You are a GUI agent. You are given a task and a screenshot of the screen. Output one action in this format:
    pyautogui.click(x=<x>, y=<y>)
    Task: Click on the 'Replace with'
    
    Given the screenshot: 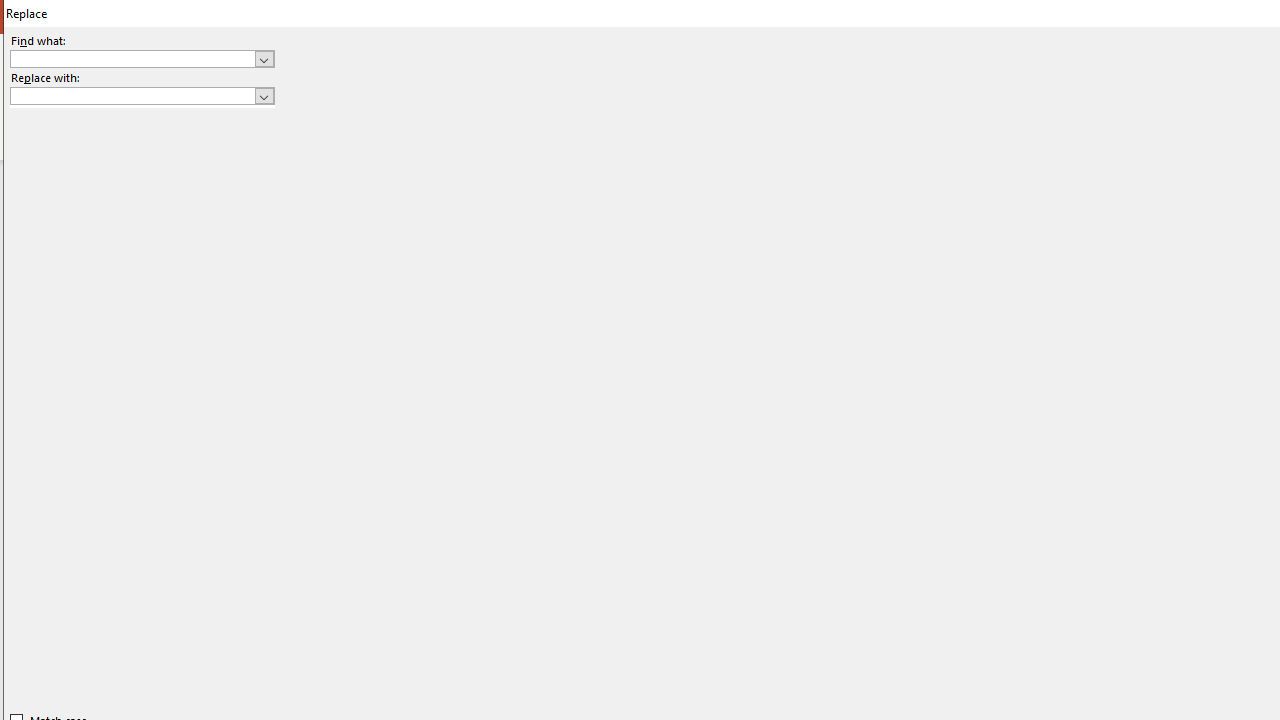 What is the action you would take?
    pyautogui.click(x=141, y=96)
    